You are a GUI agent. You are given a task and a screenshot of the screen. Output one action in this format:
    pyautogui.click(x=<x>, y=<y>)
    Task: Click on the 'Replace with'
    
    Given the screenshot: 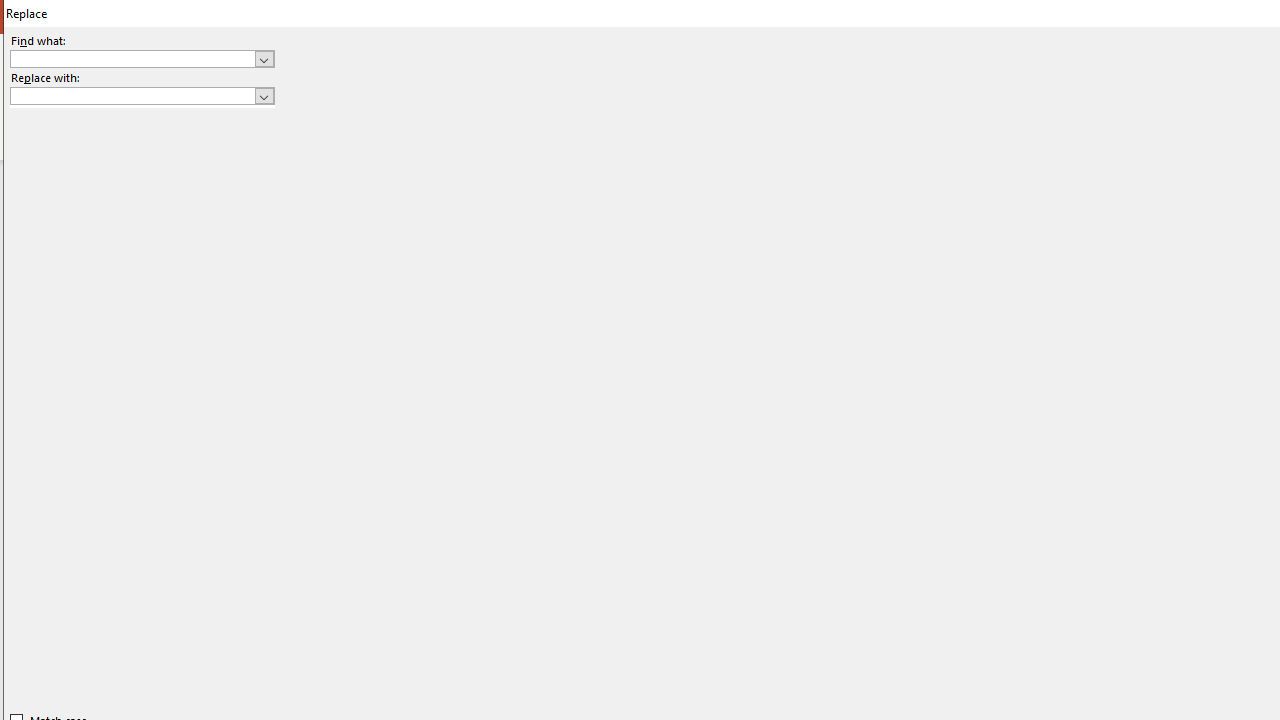 What is the action you would take?
    pyautogui.click(x=141, y=96)
    